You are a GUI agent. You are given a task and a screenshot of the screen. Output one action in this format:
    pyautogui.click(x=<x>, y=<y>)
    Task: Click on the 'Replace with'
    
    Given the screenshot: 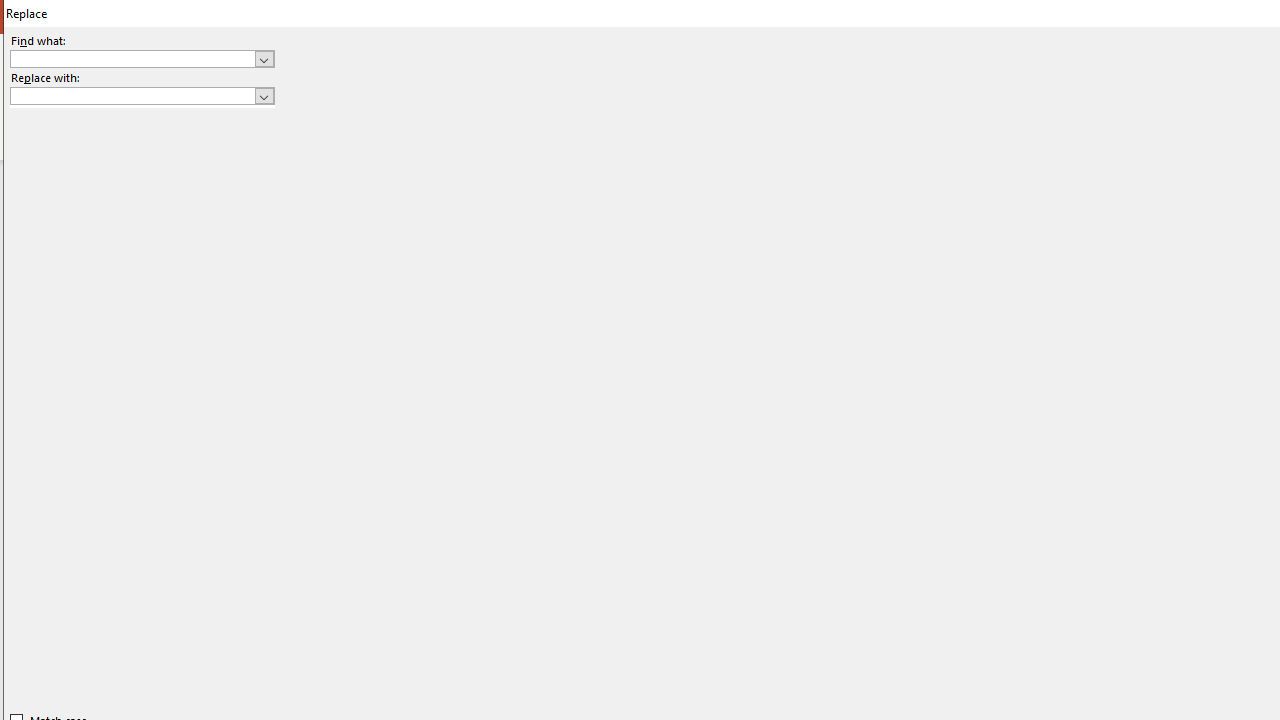 What is the action you would take?
    pyautogui.click(x=141, y=96)
    